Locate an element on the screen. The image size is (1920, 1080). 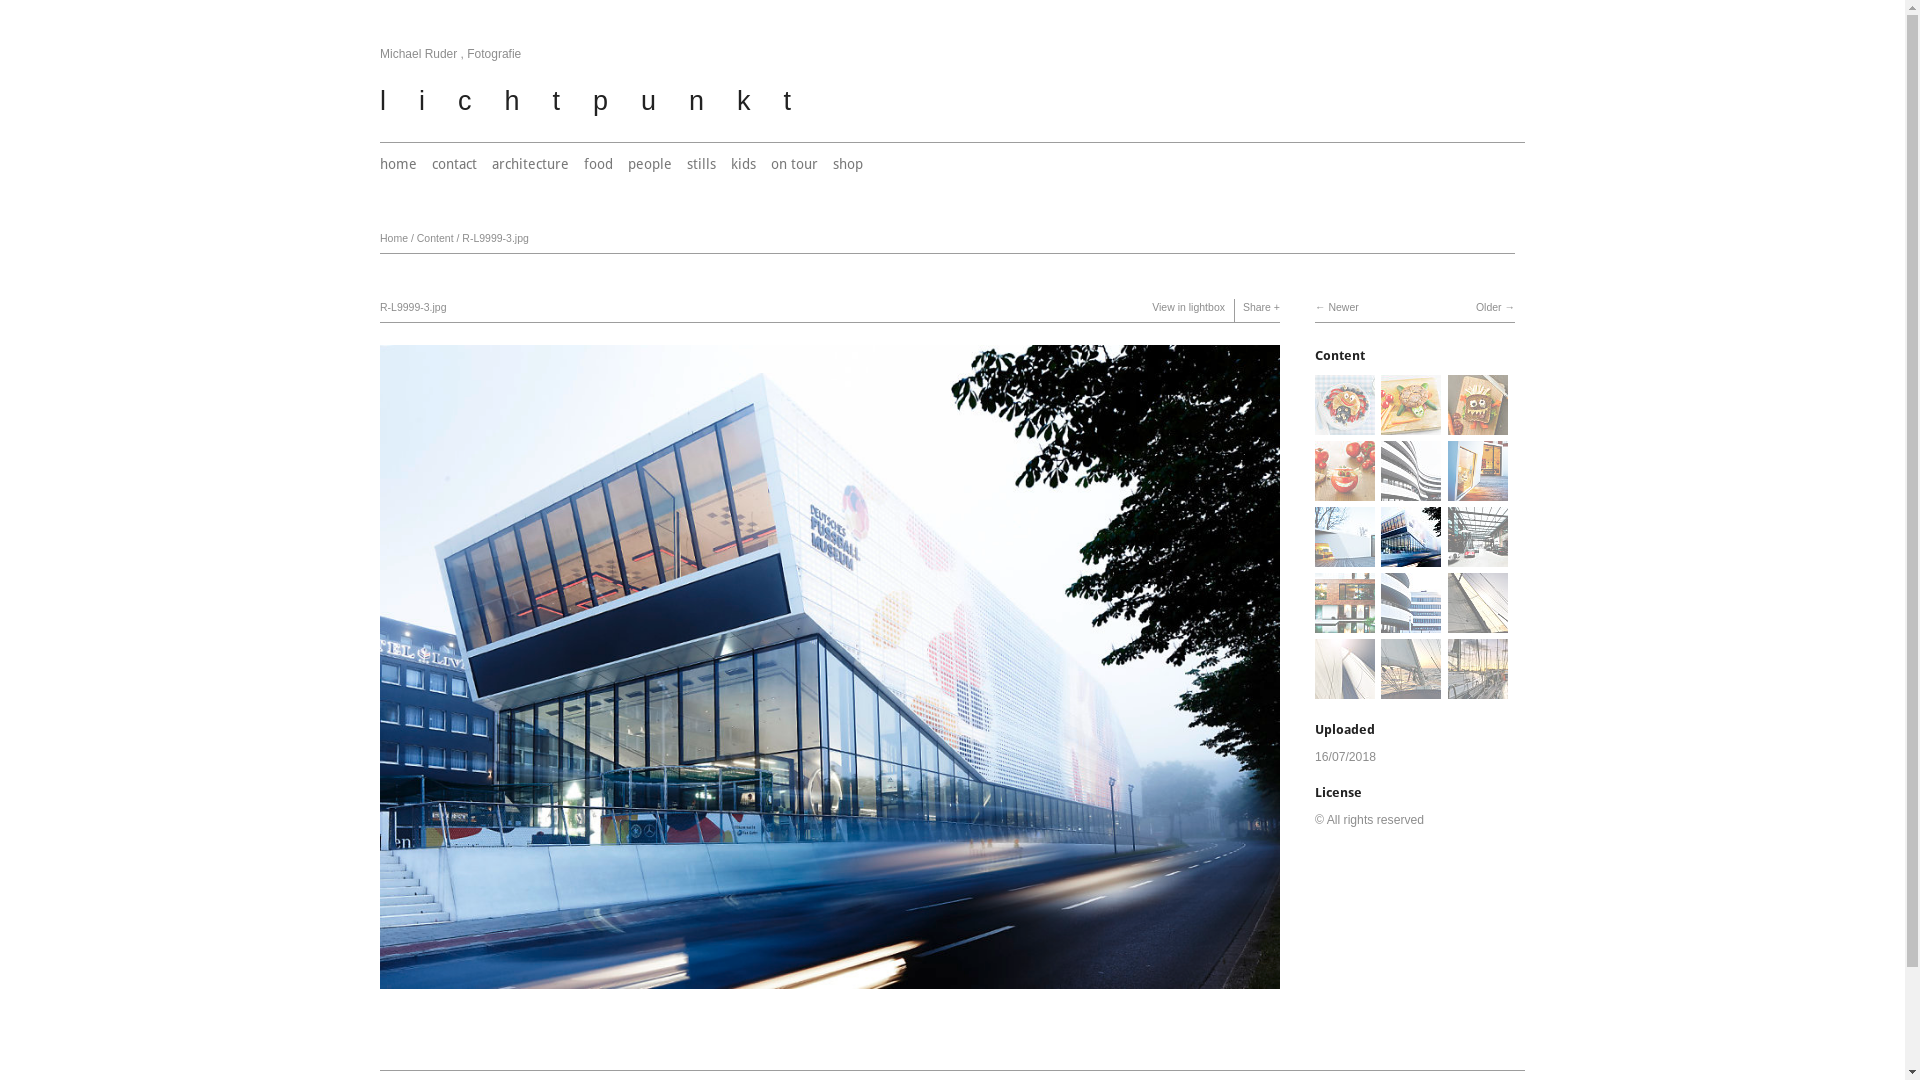
'View in lightbox' is located at coordinates (1152, 307).